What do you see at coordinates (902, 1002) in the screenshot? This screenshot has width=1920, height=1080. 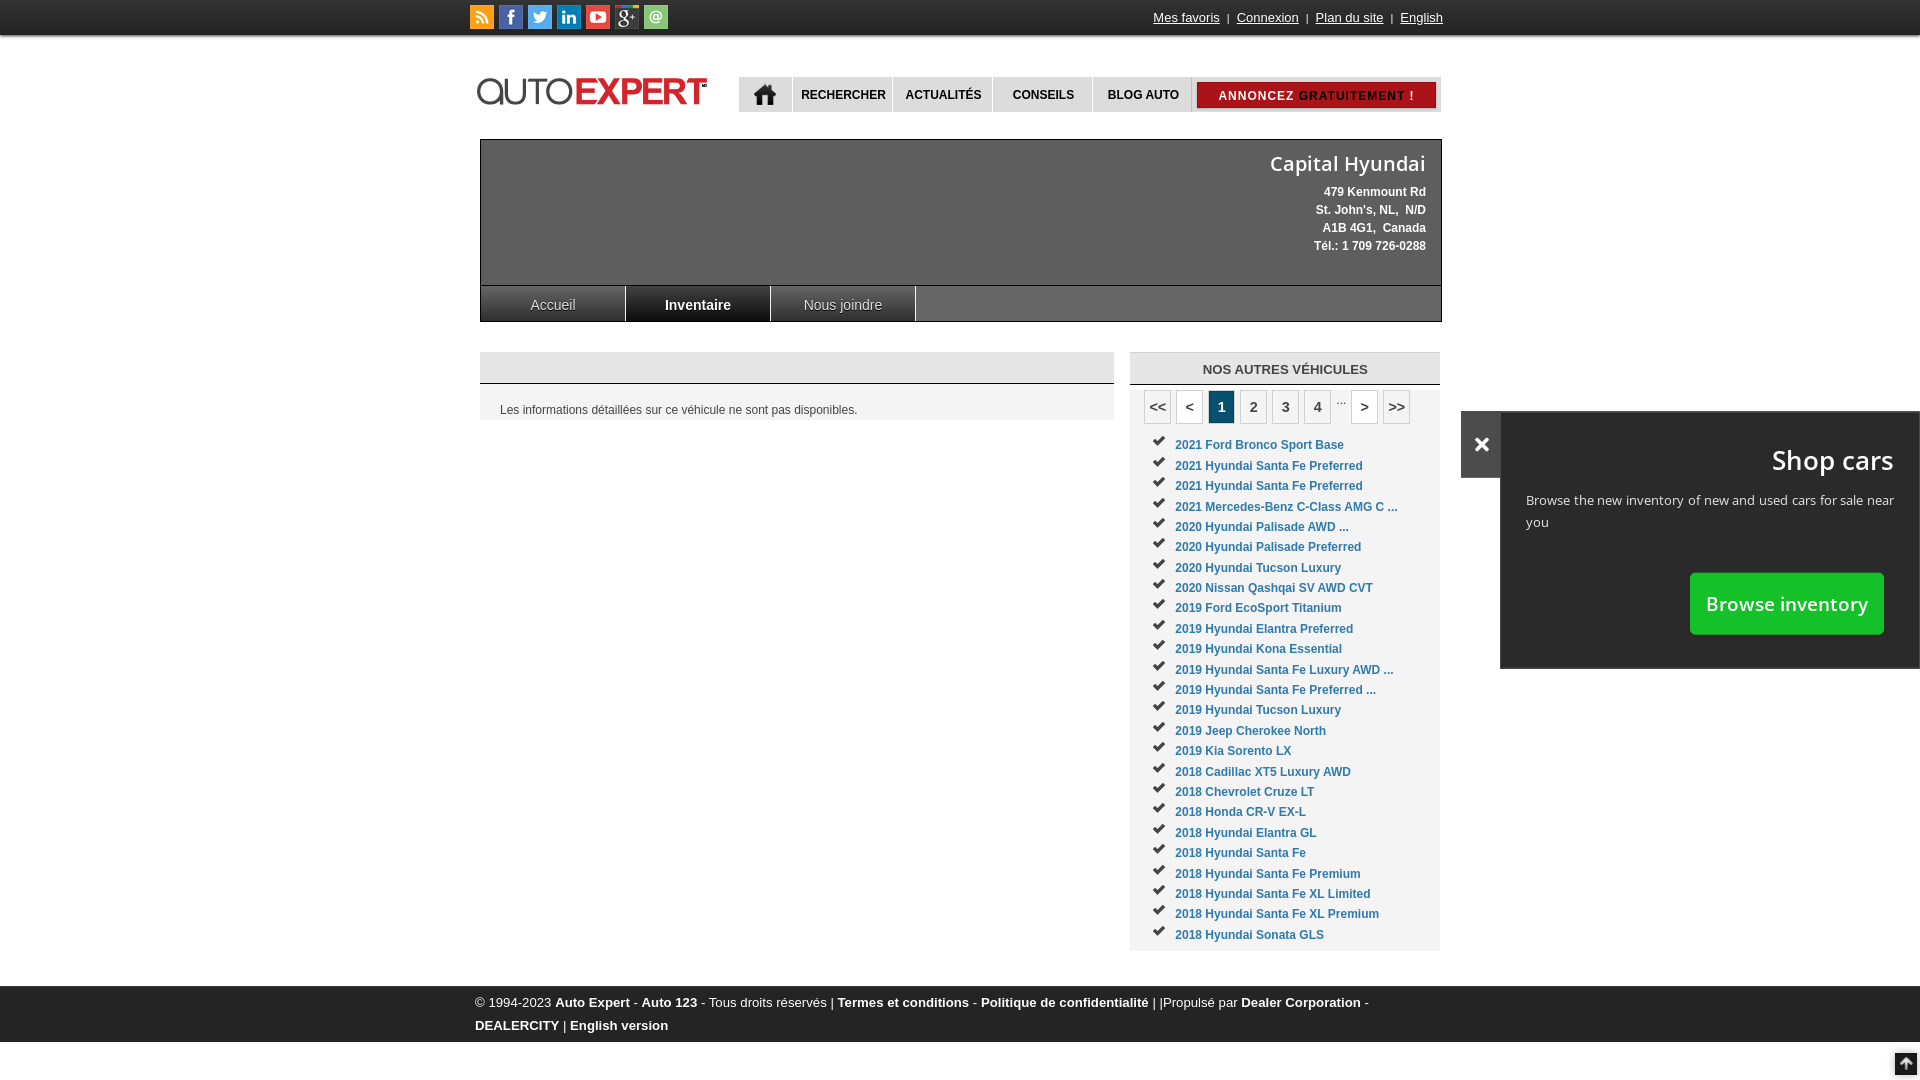 I see `'Termes et conditions'` at bounding box center [902, 1002].